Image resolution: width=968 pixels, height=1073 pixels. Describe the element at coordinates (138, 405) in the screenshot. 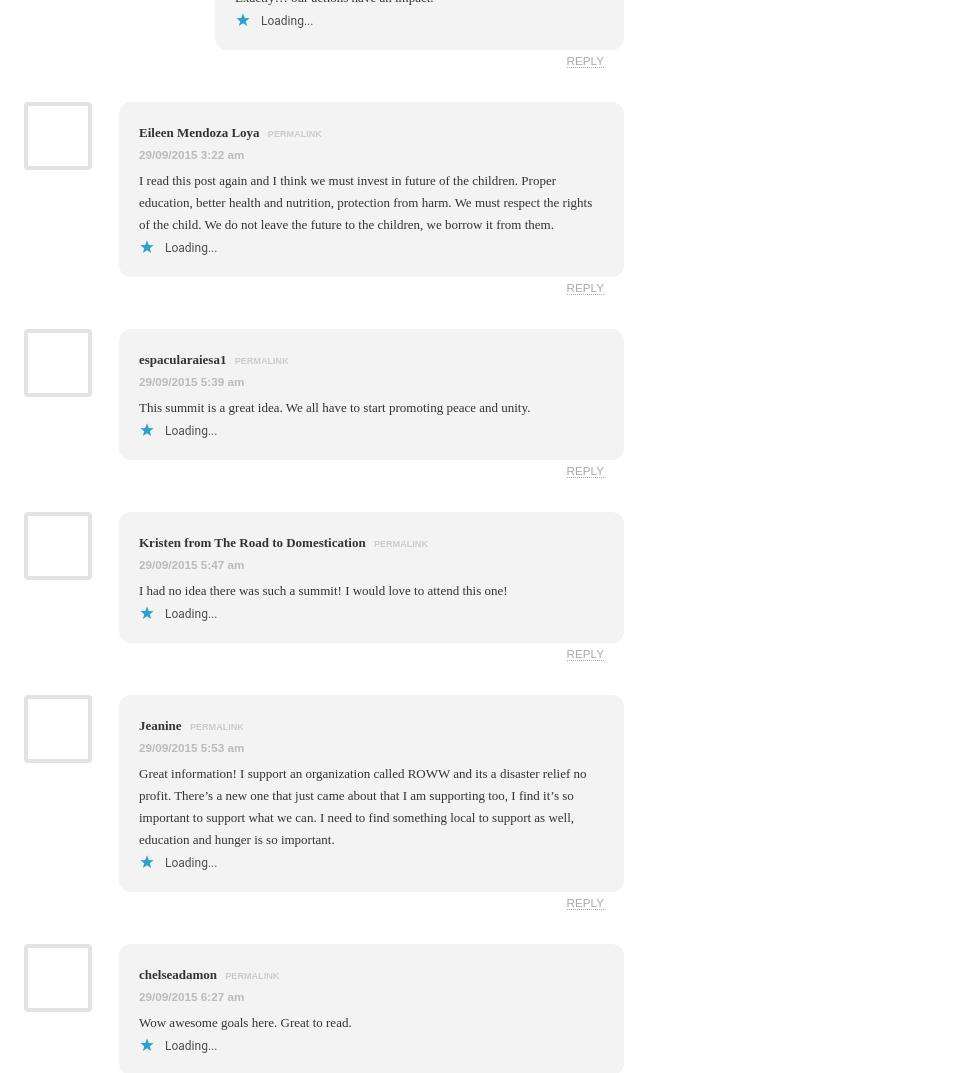

I see `'This summit is a great idea. We all have to start promoting peace and unity.'` at that location.